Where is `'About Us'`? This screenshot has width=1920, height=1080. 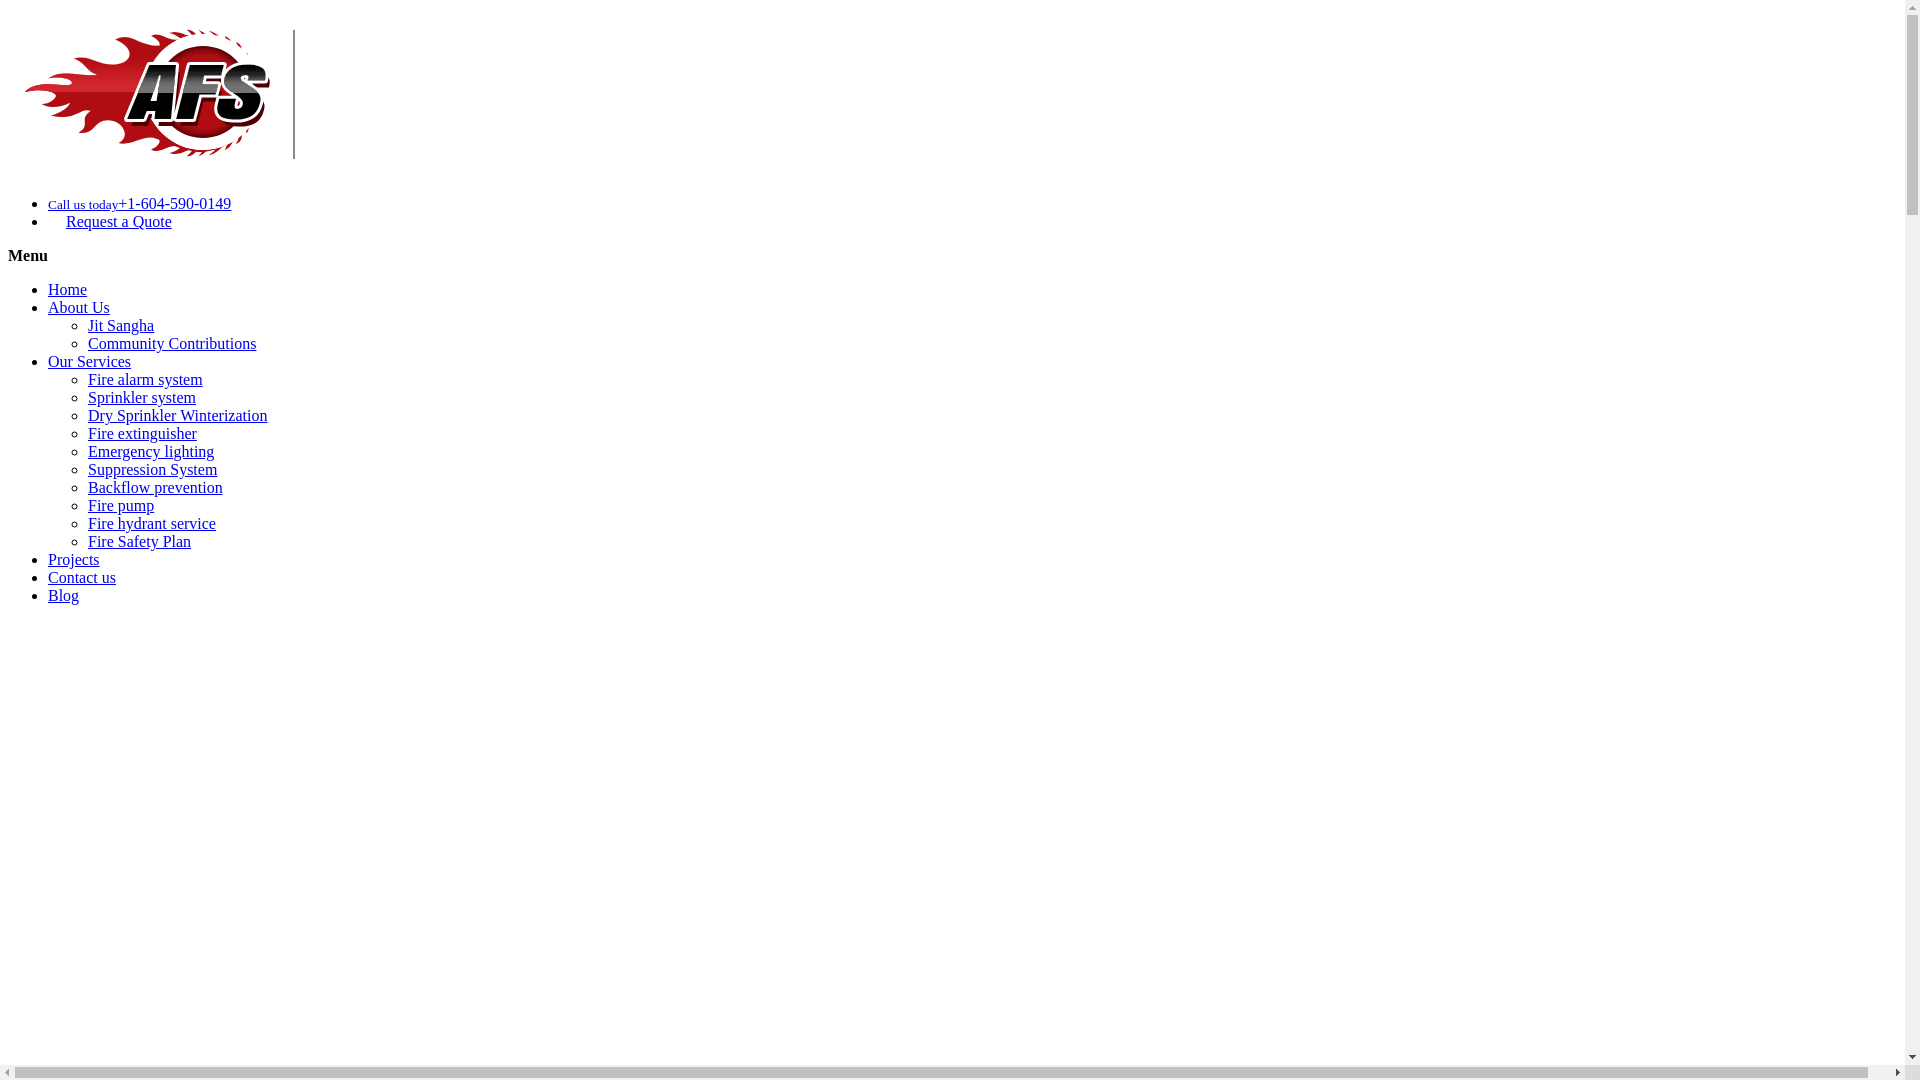
'About Us' is located at coordinates (48, 307).